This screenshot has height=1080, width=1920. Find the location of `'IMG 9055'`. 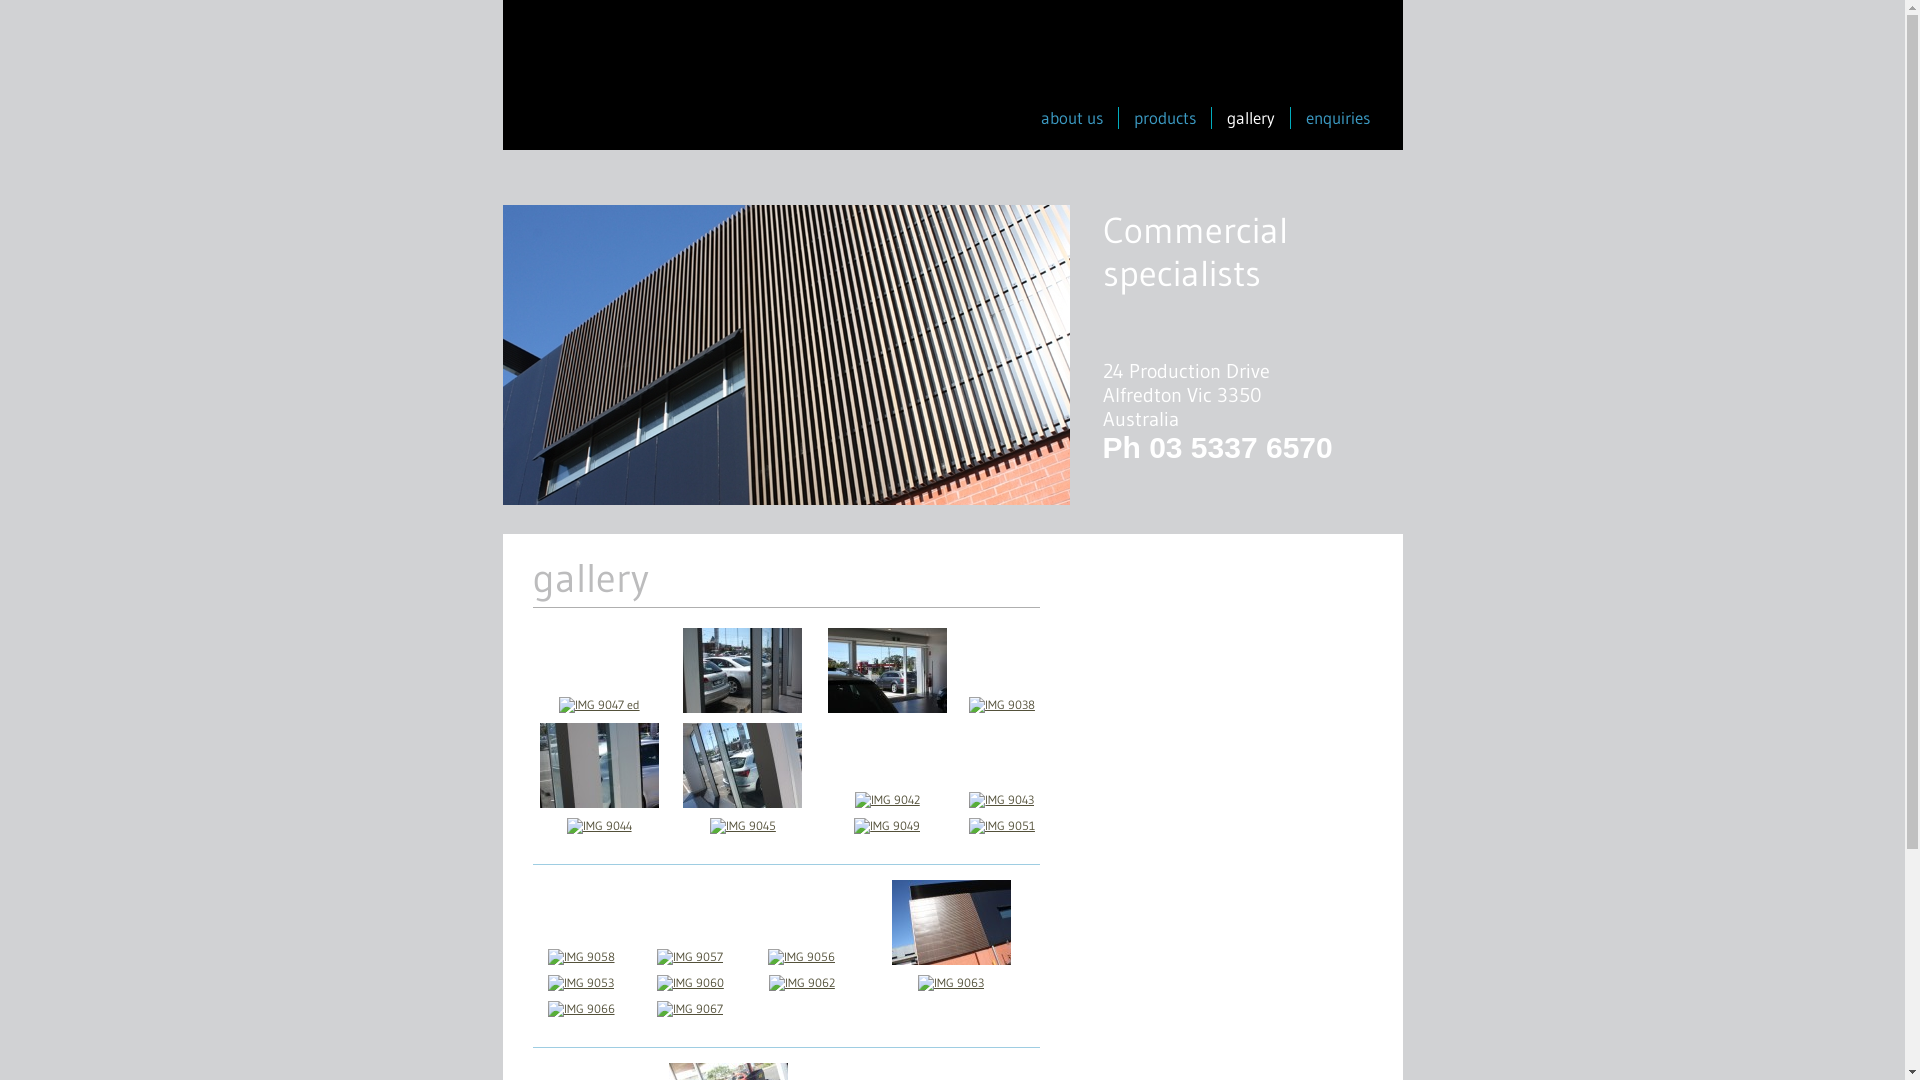

'IMG 9055' is located at coordinates (950, 956).